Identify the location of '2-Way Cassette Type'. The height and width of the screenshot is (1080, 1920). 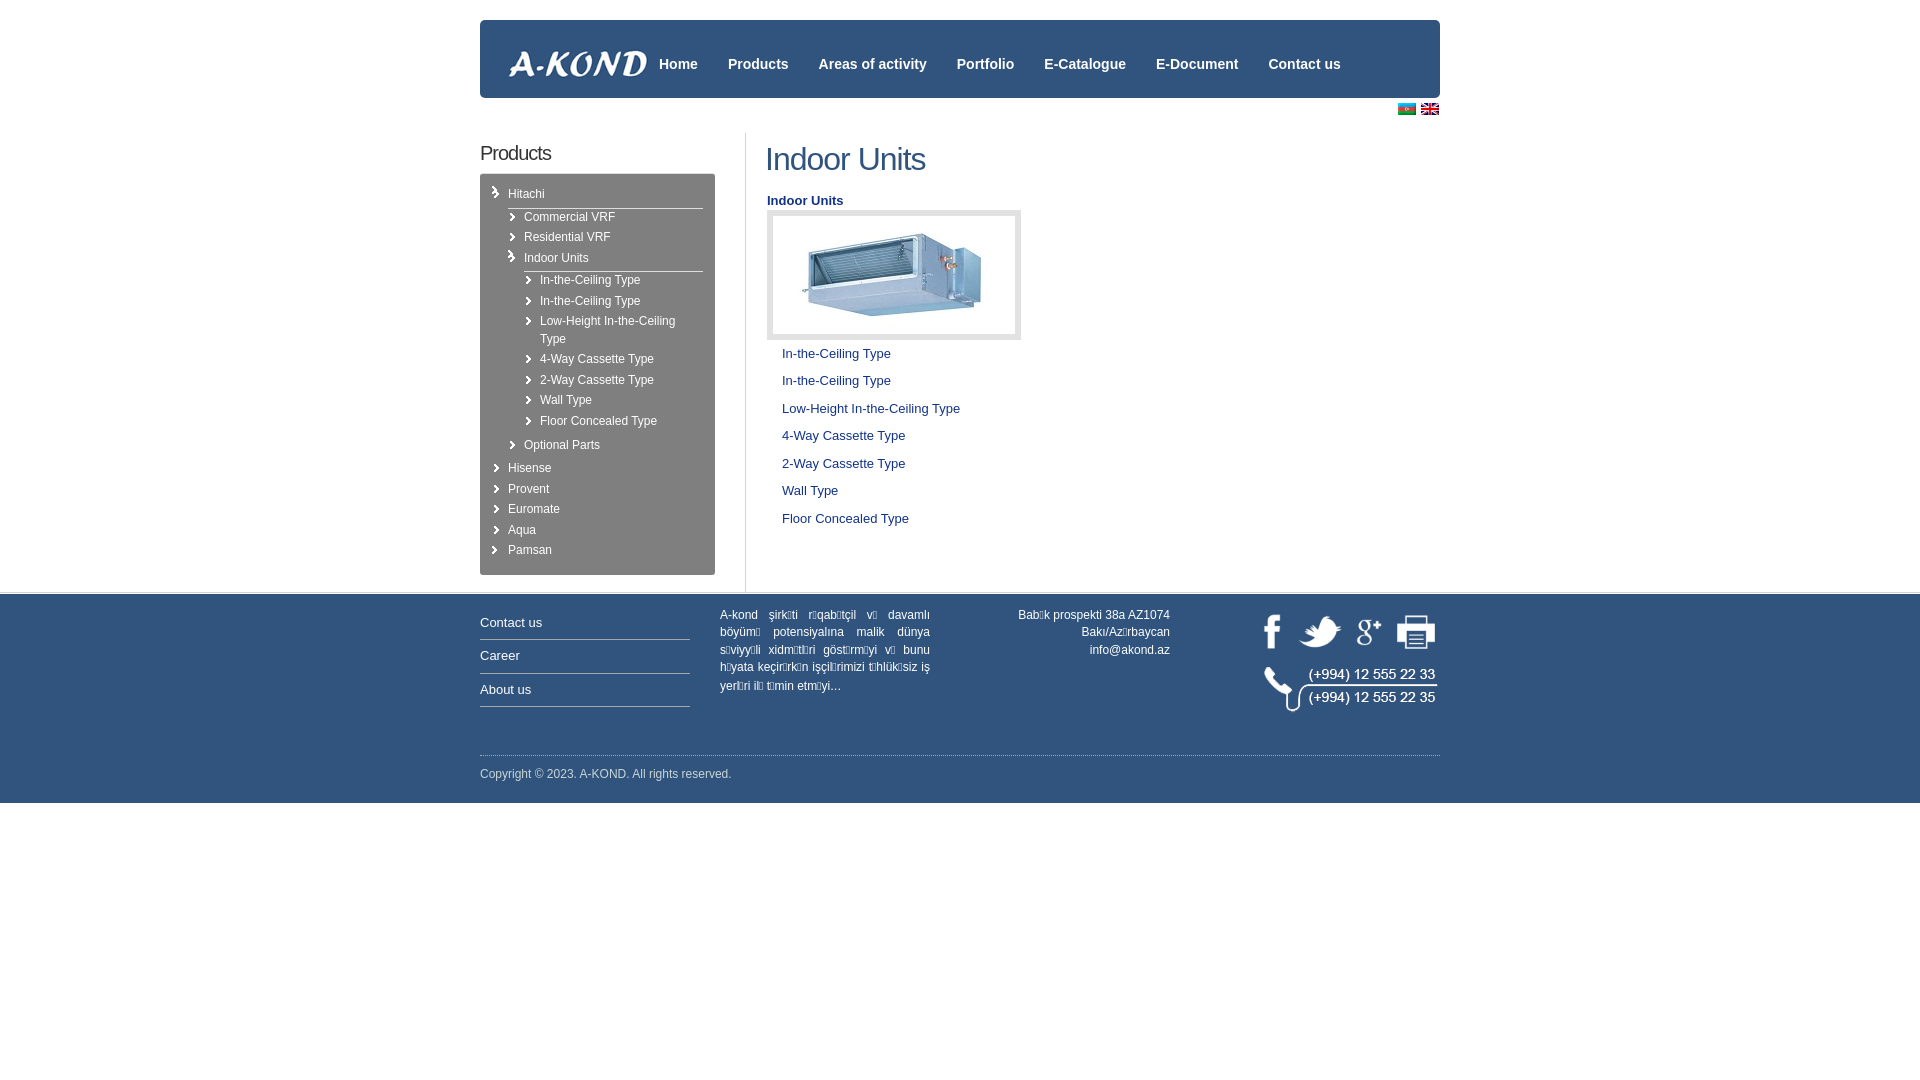
(844, 463).